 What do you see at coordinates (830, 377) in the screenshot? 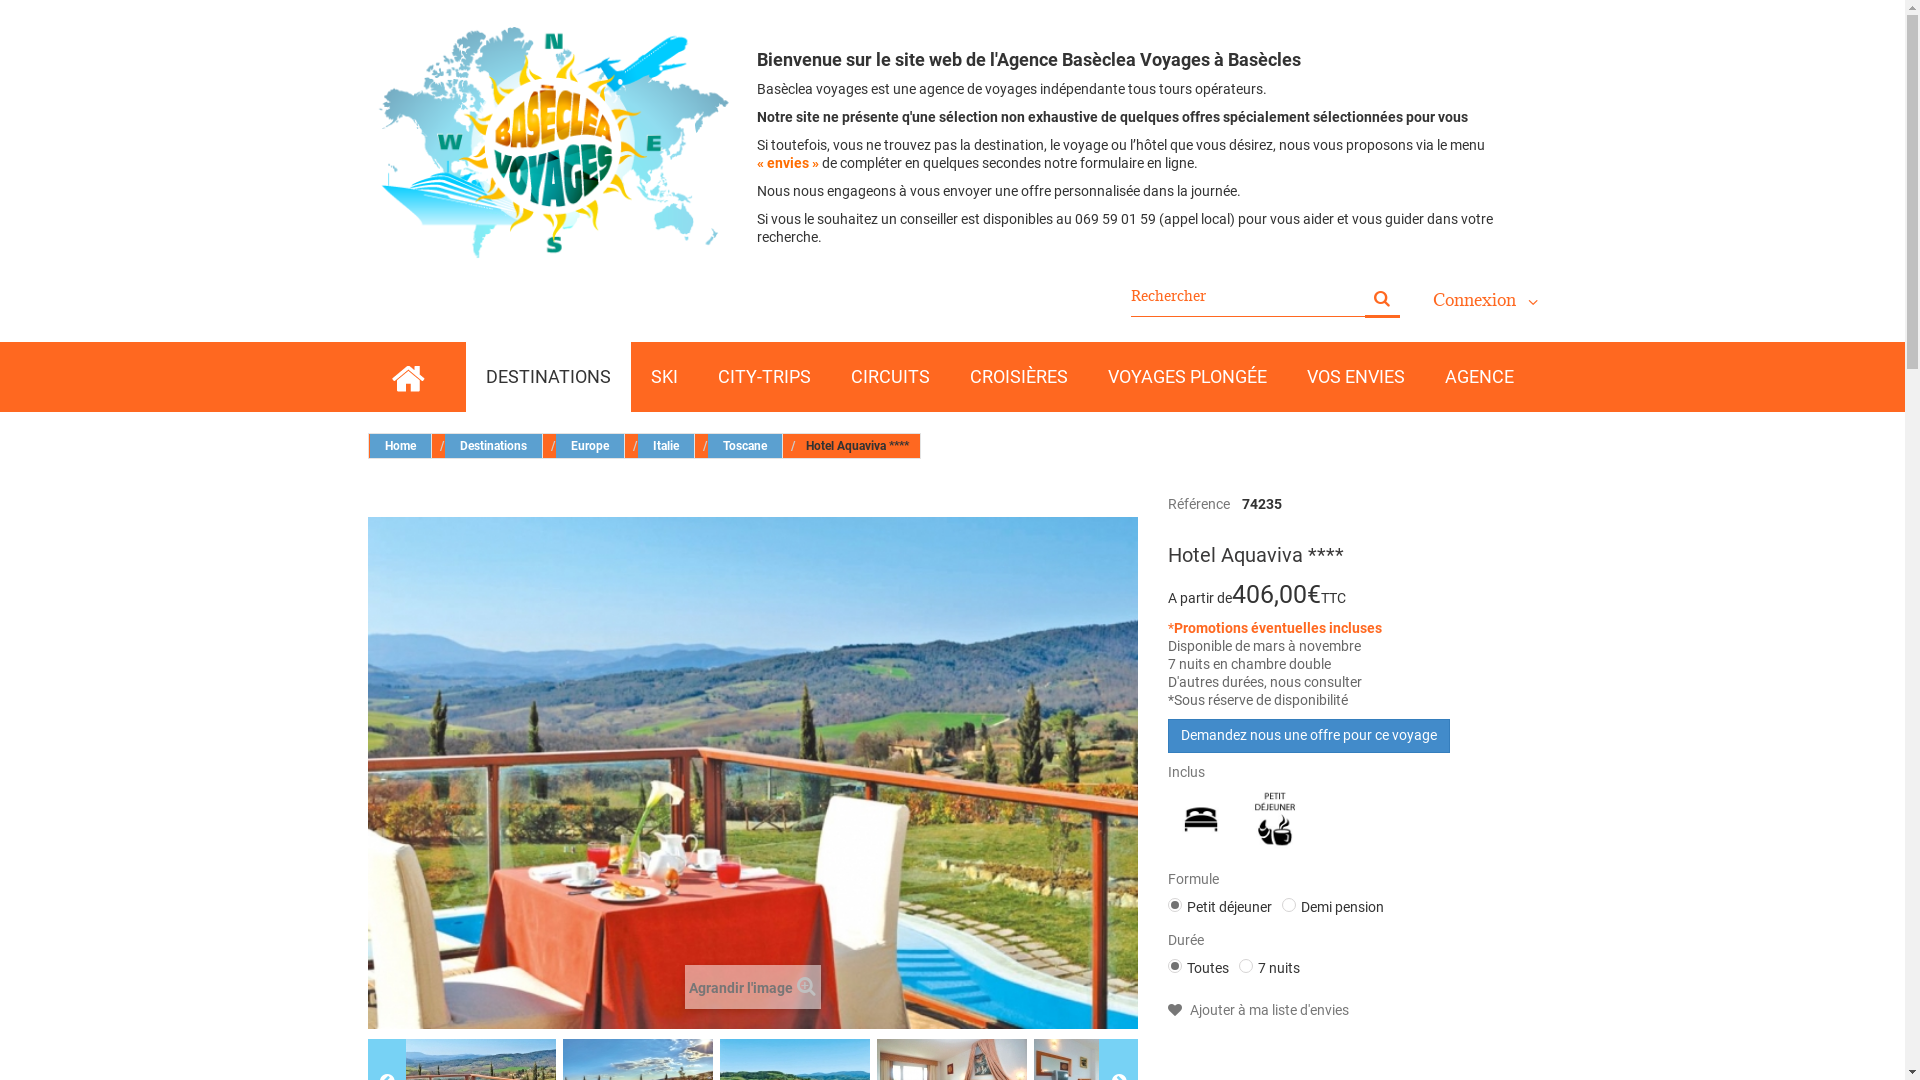
I see `'CIRCUITS'` at bounding box center [830, 377].